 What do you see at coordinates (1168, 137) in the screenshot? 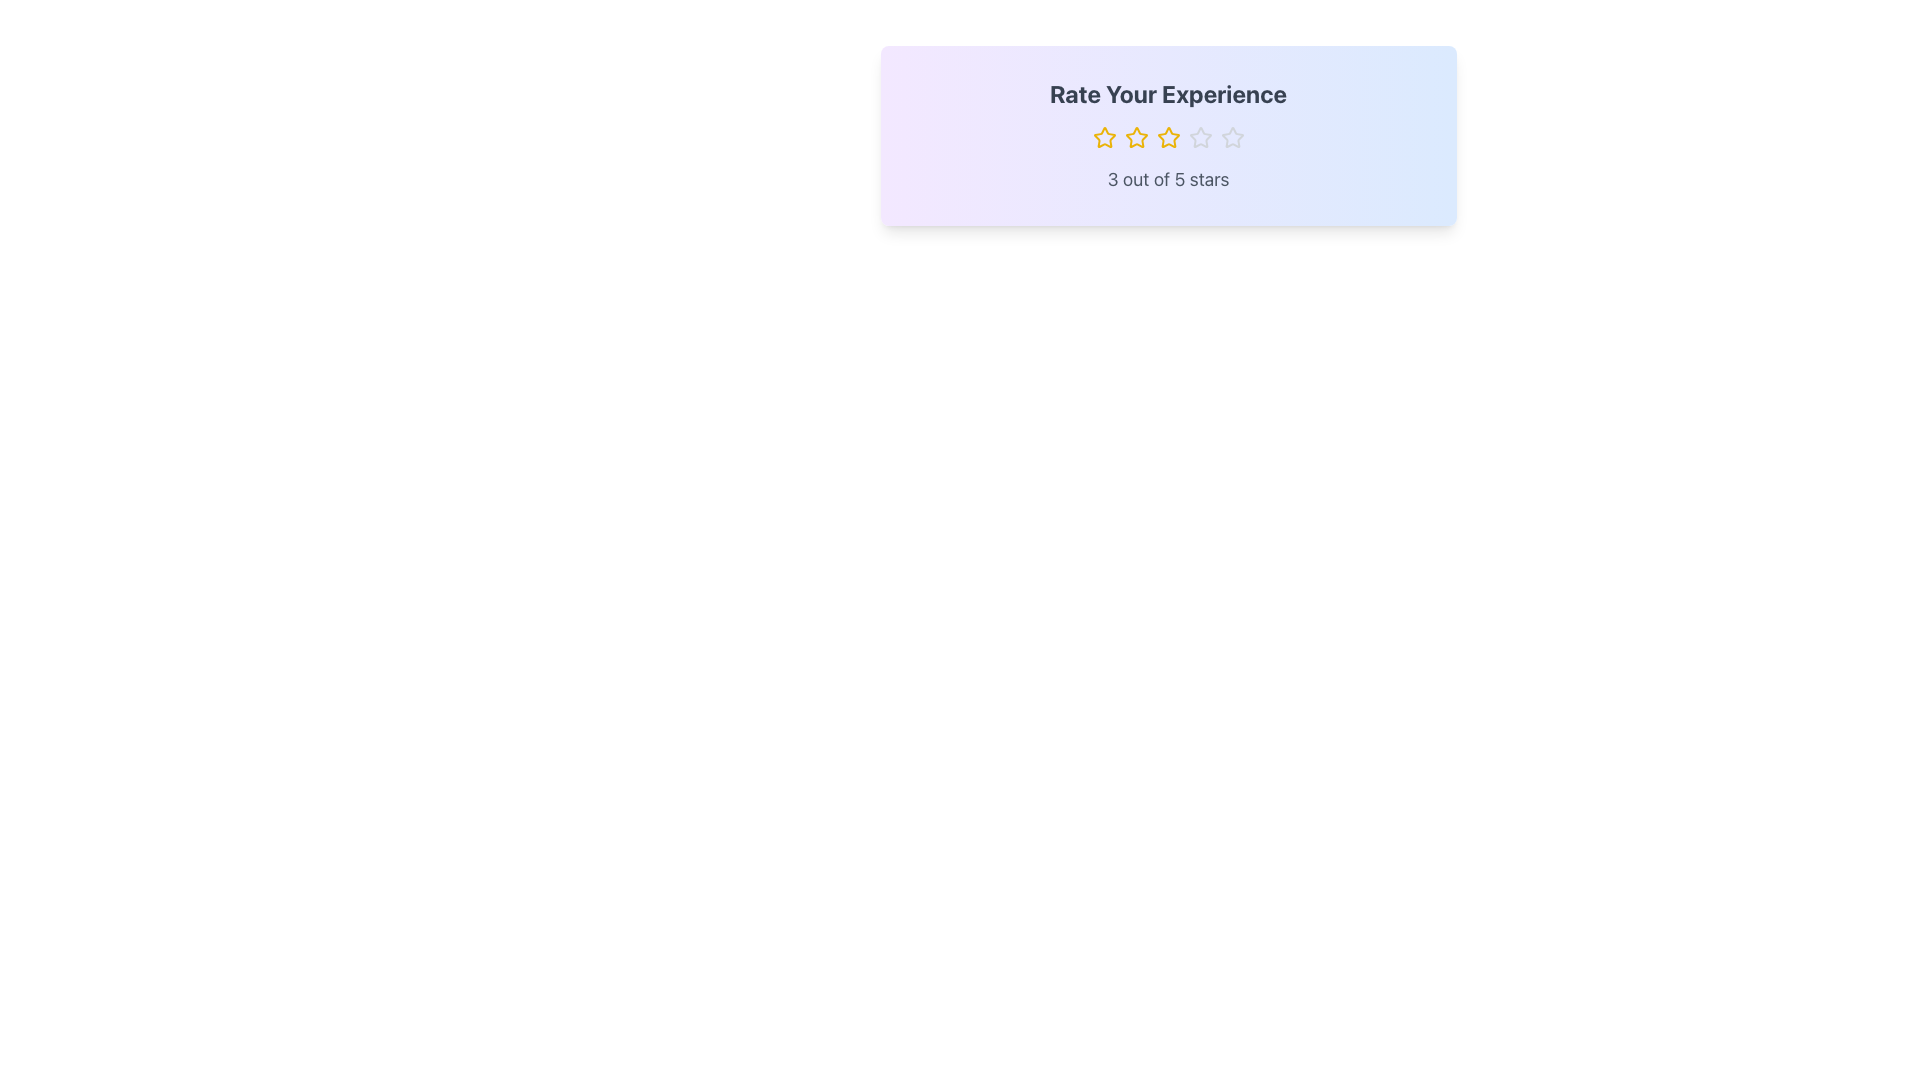
I see `the third star icon in the 5-star rating widget` at bounding box center [1168, 137].